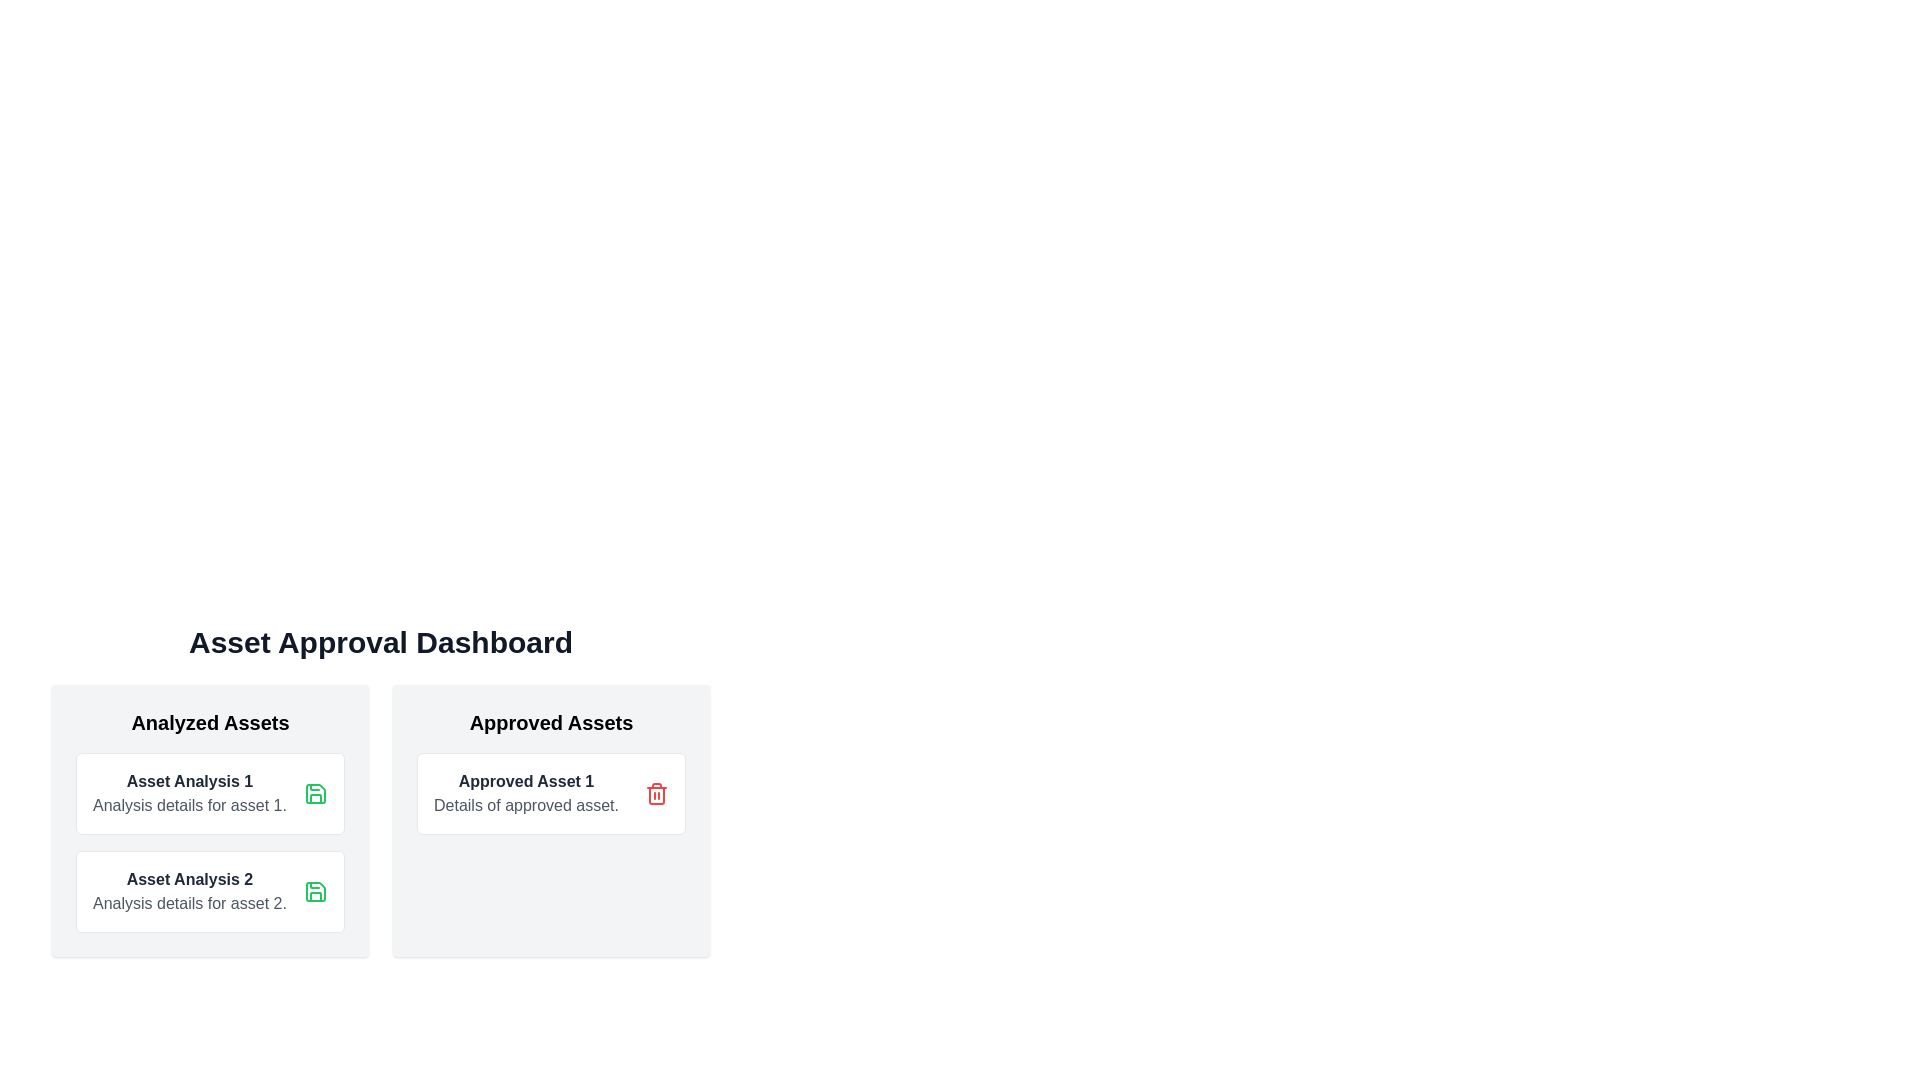 Image resolution: width=1920 pixels, height=1080 pixels. Describe the element at coordinates (189, 890) in the screenshot. I see `the informational text block that provides the title and description for 'Asset 2' located in the bottom-left quadrant of the interface, specifically within the 'Analyzed Assets' section, as the second entry in the vertical list` at that location.